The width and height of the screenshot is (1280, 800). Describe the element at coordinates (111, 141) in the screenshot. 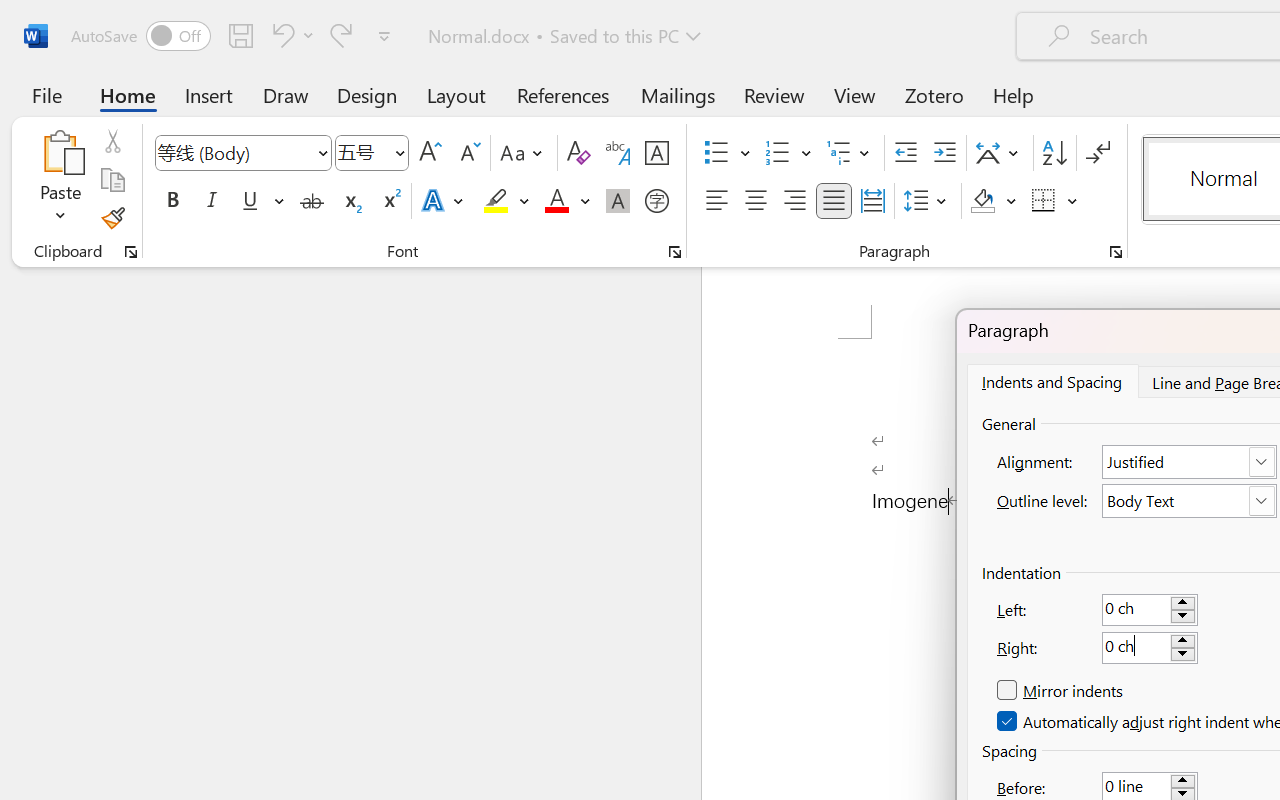

I see `'Cut'` at that location.